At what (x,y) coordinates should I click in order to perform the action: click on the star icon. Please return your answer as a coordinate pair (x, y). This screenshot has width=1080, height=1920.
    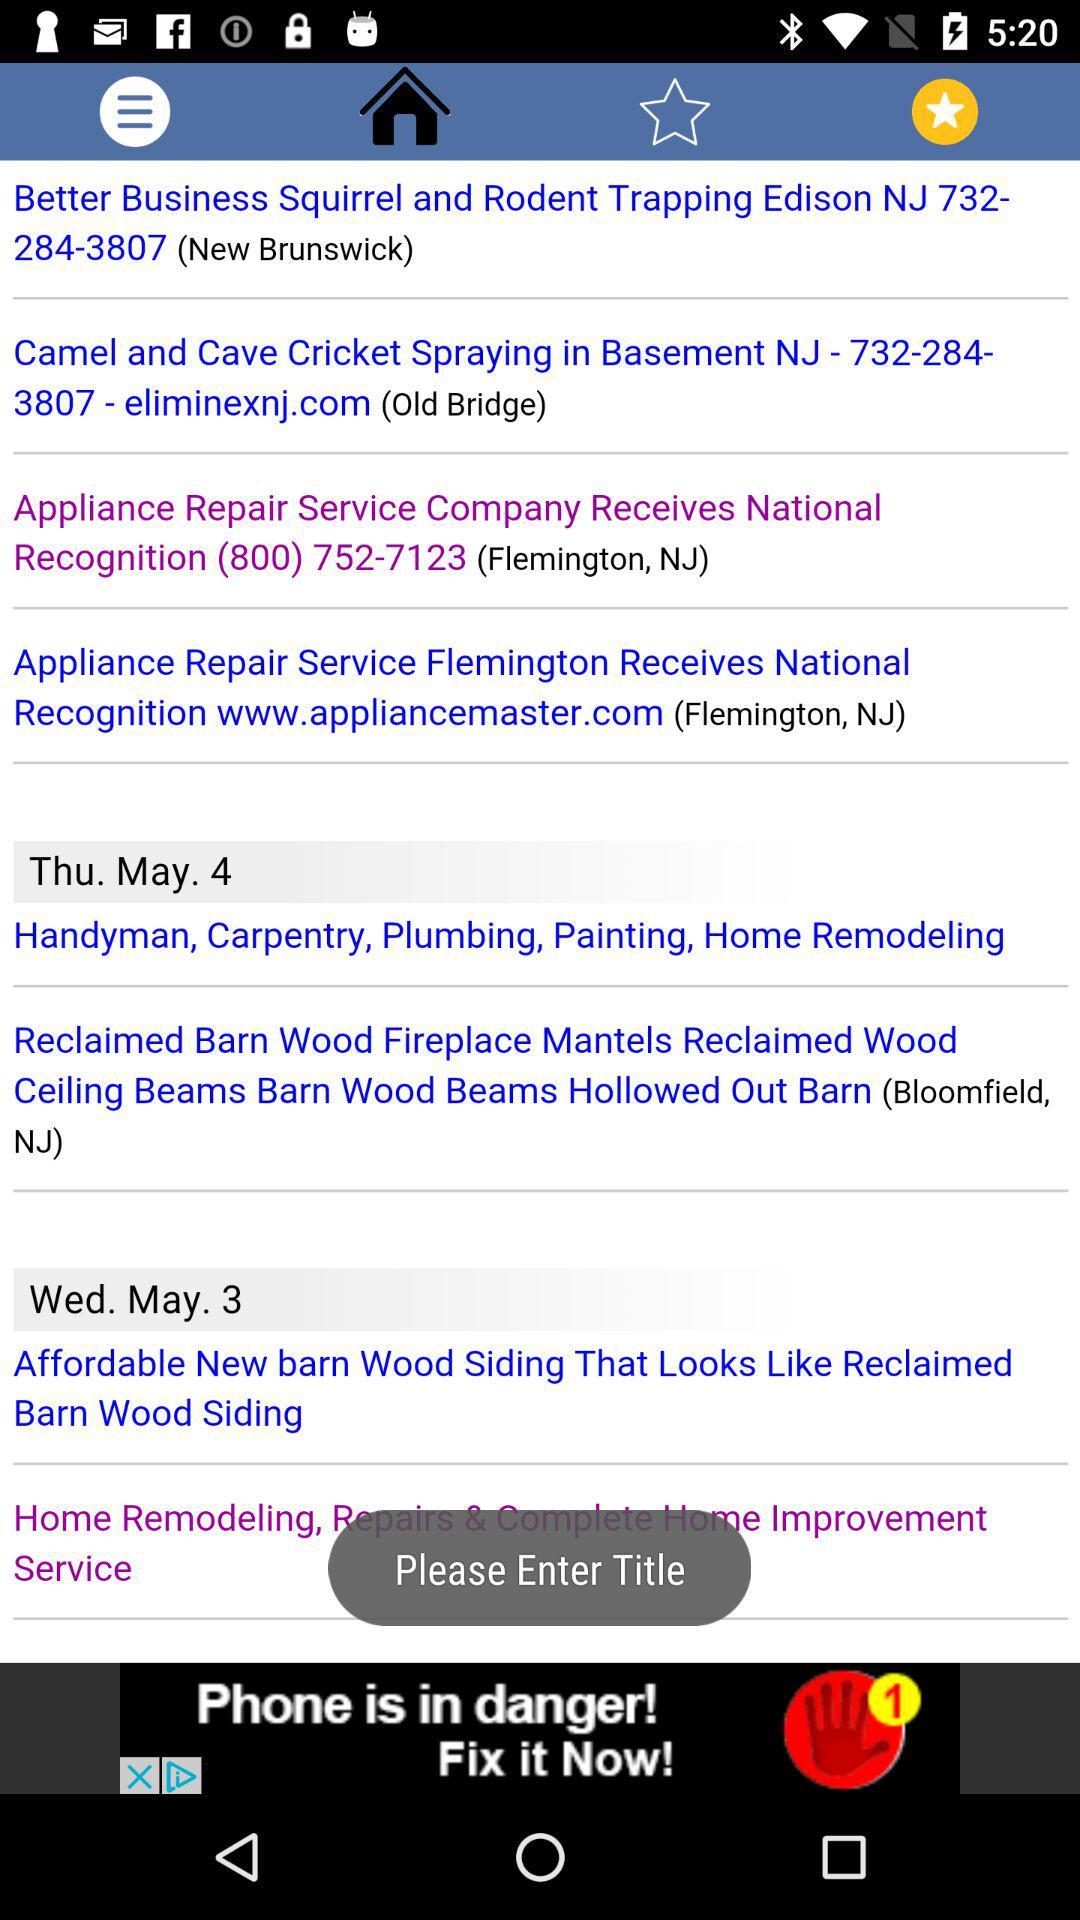
    Looking at the image, I should click on (675, 110).